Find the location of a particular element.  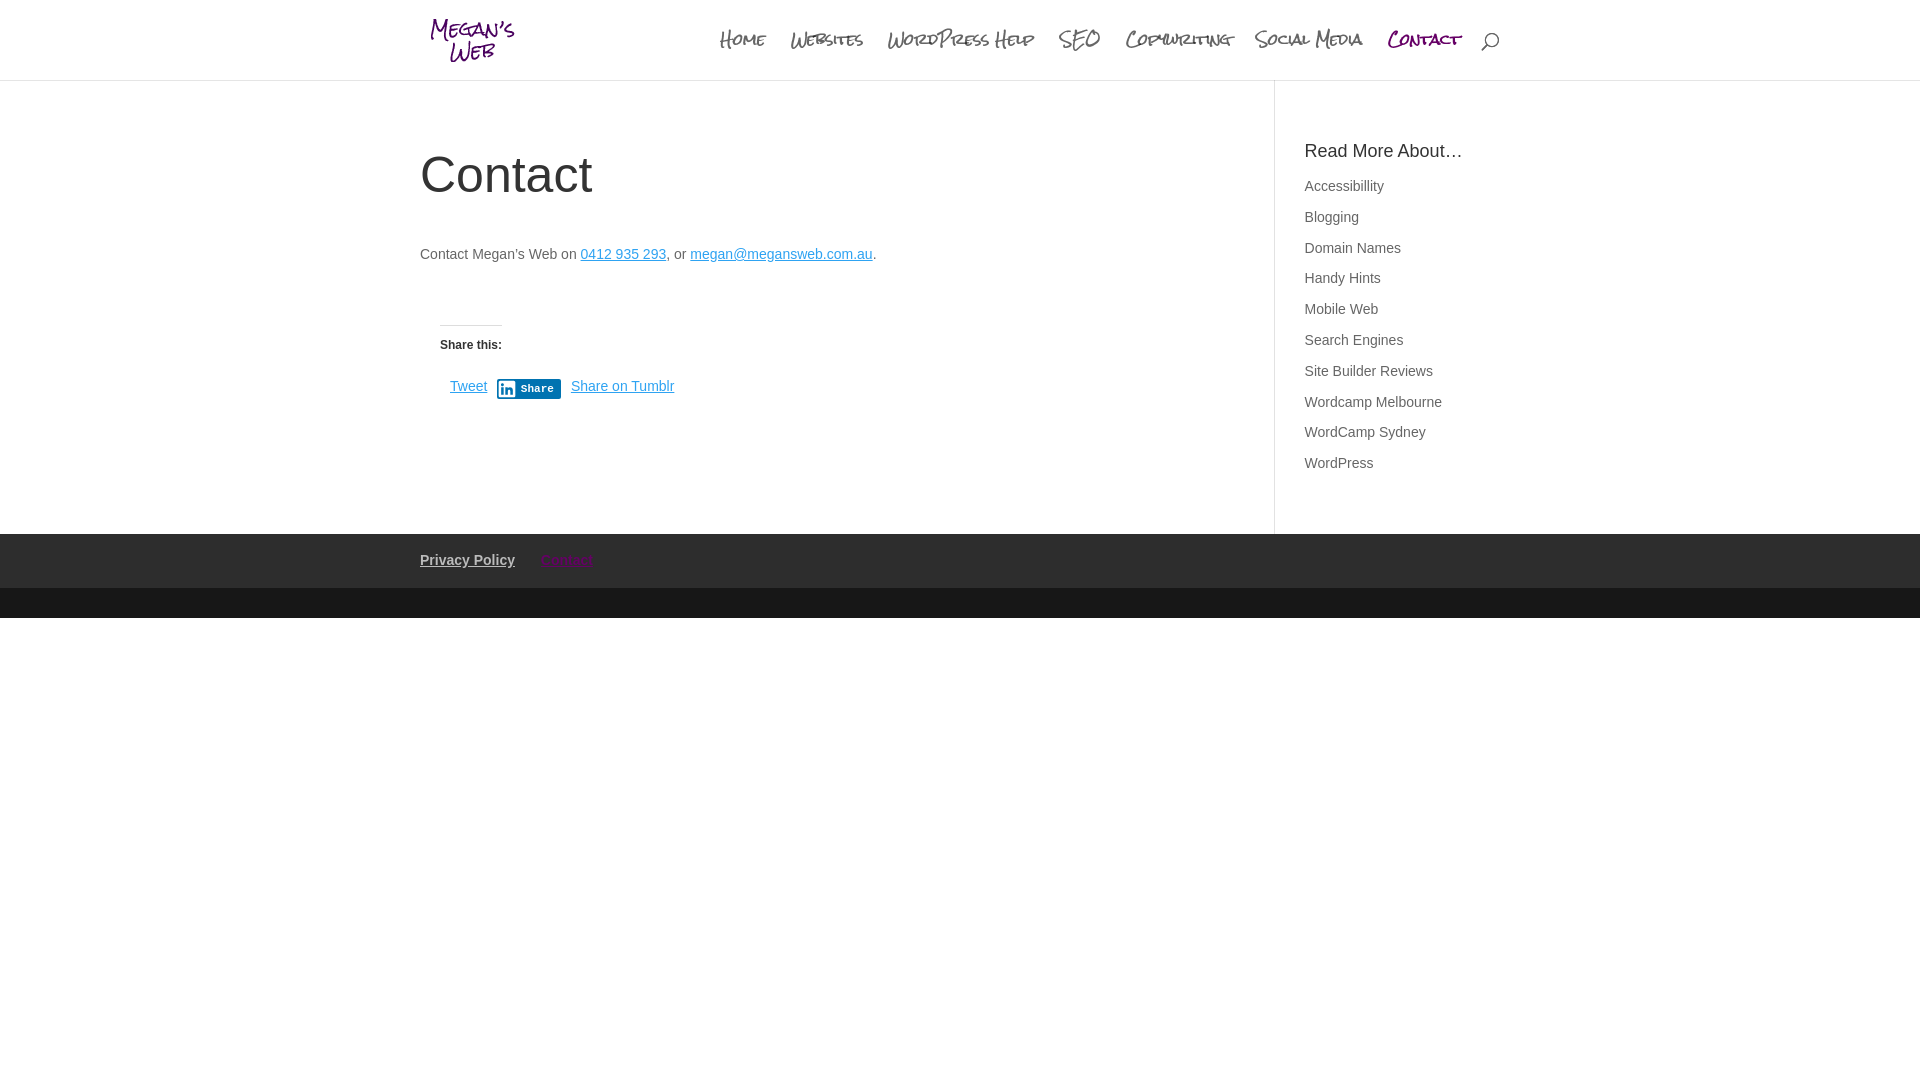

'WordPress Help' is located at coordinates (960, 55).